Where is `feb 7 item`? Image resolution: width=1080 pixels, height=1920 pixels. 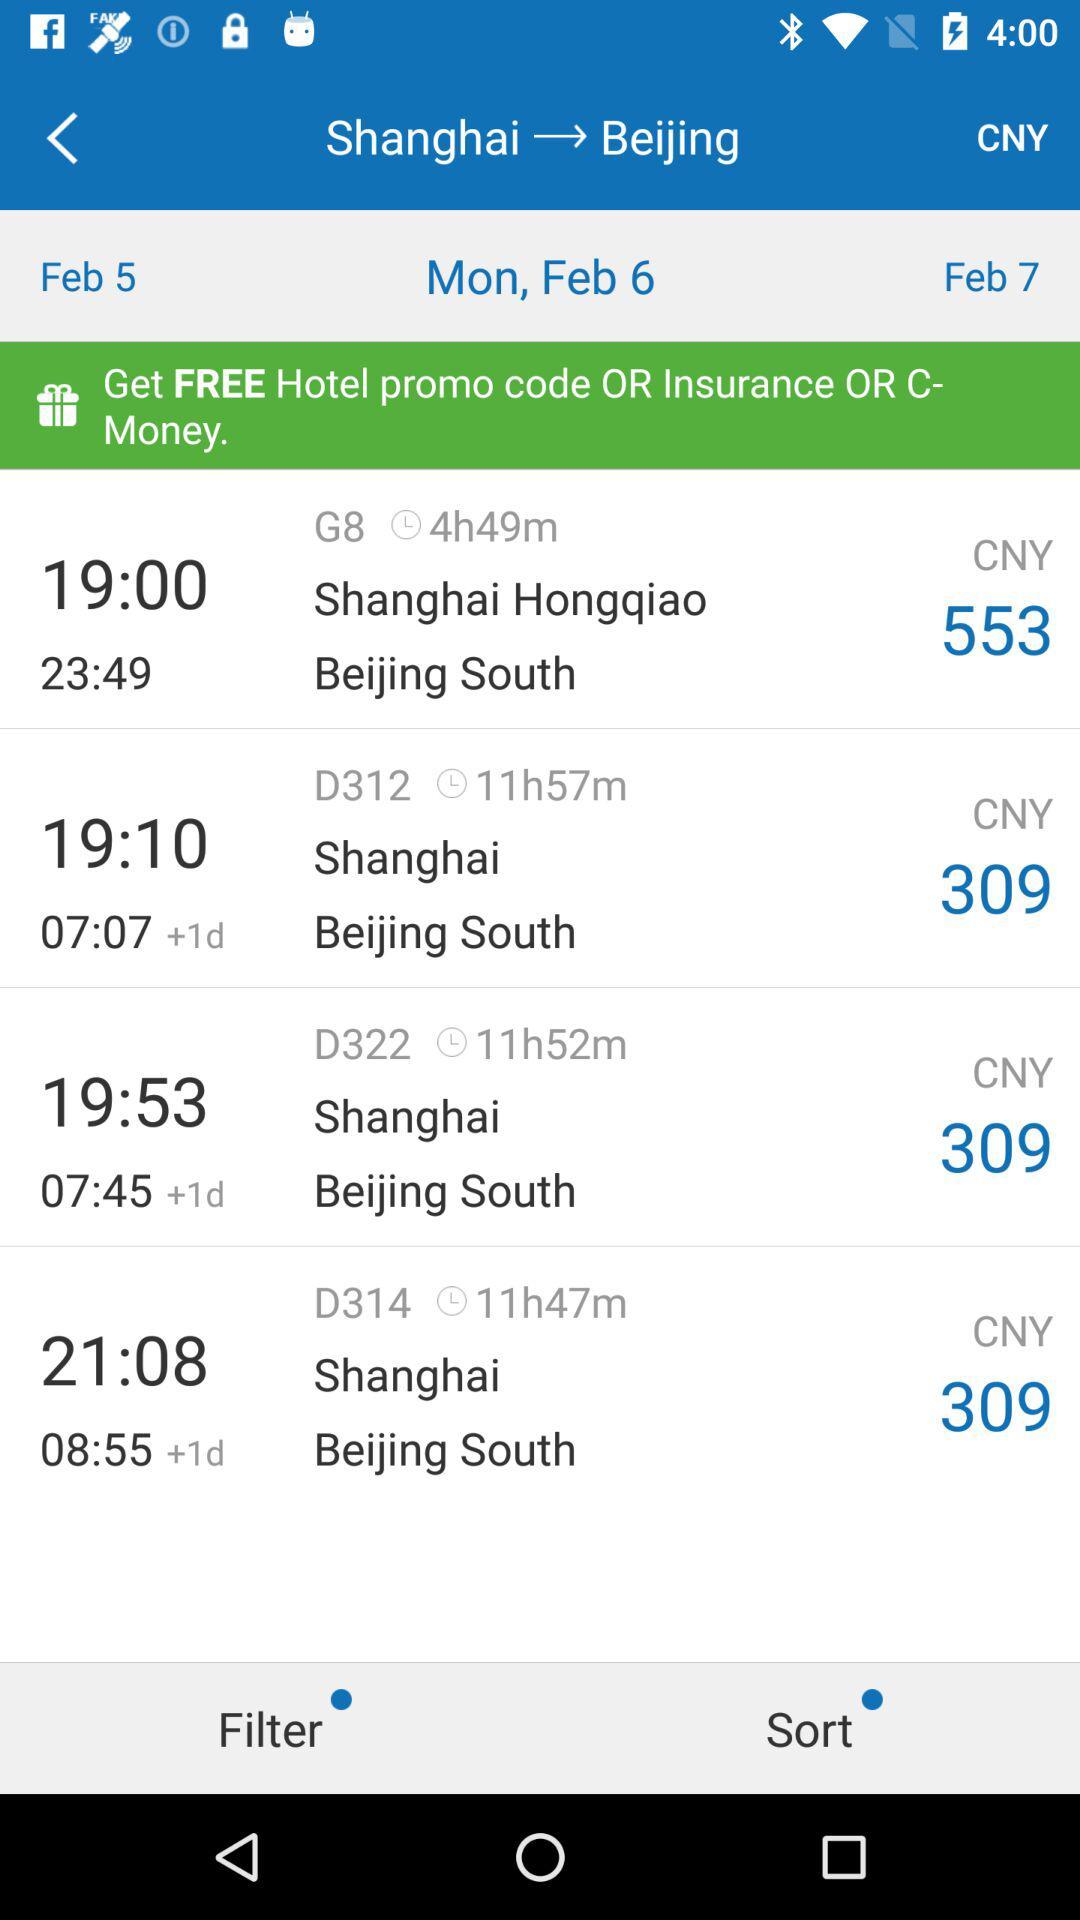
feb 7 item is located at coordinates (945, 274).